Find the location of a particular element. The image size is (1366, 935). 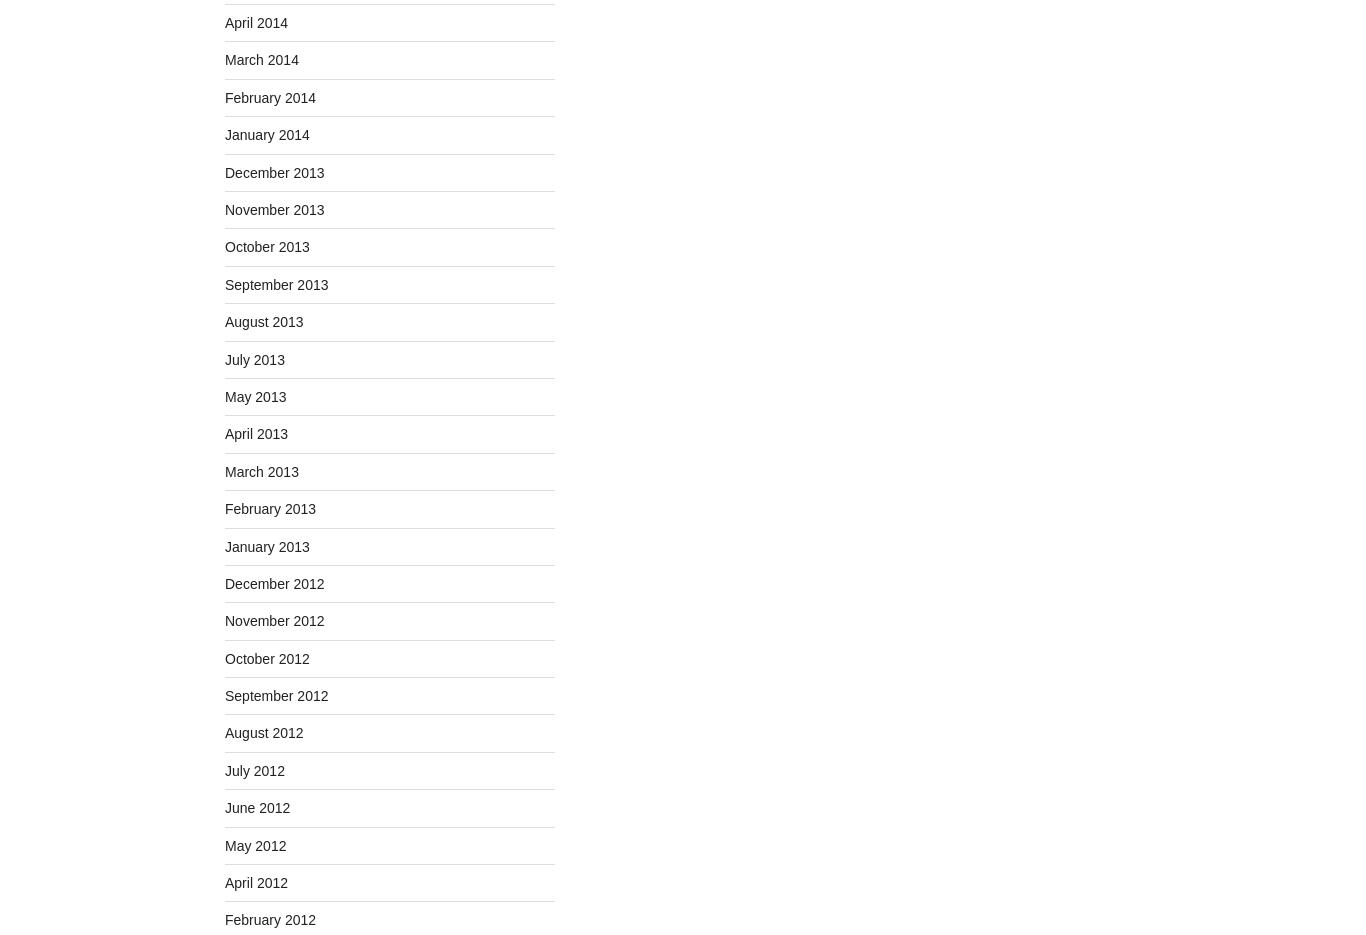

'April 2014' is located at coordinates (256, 22).